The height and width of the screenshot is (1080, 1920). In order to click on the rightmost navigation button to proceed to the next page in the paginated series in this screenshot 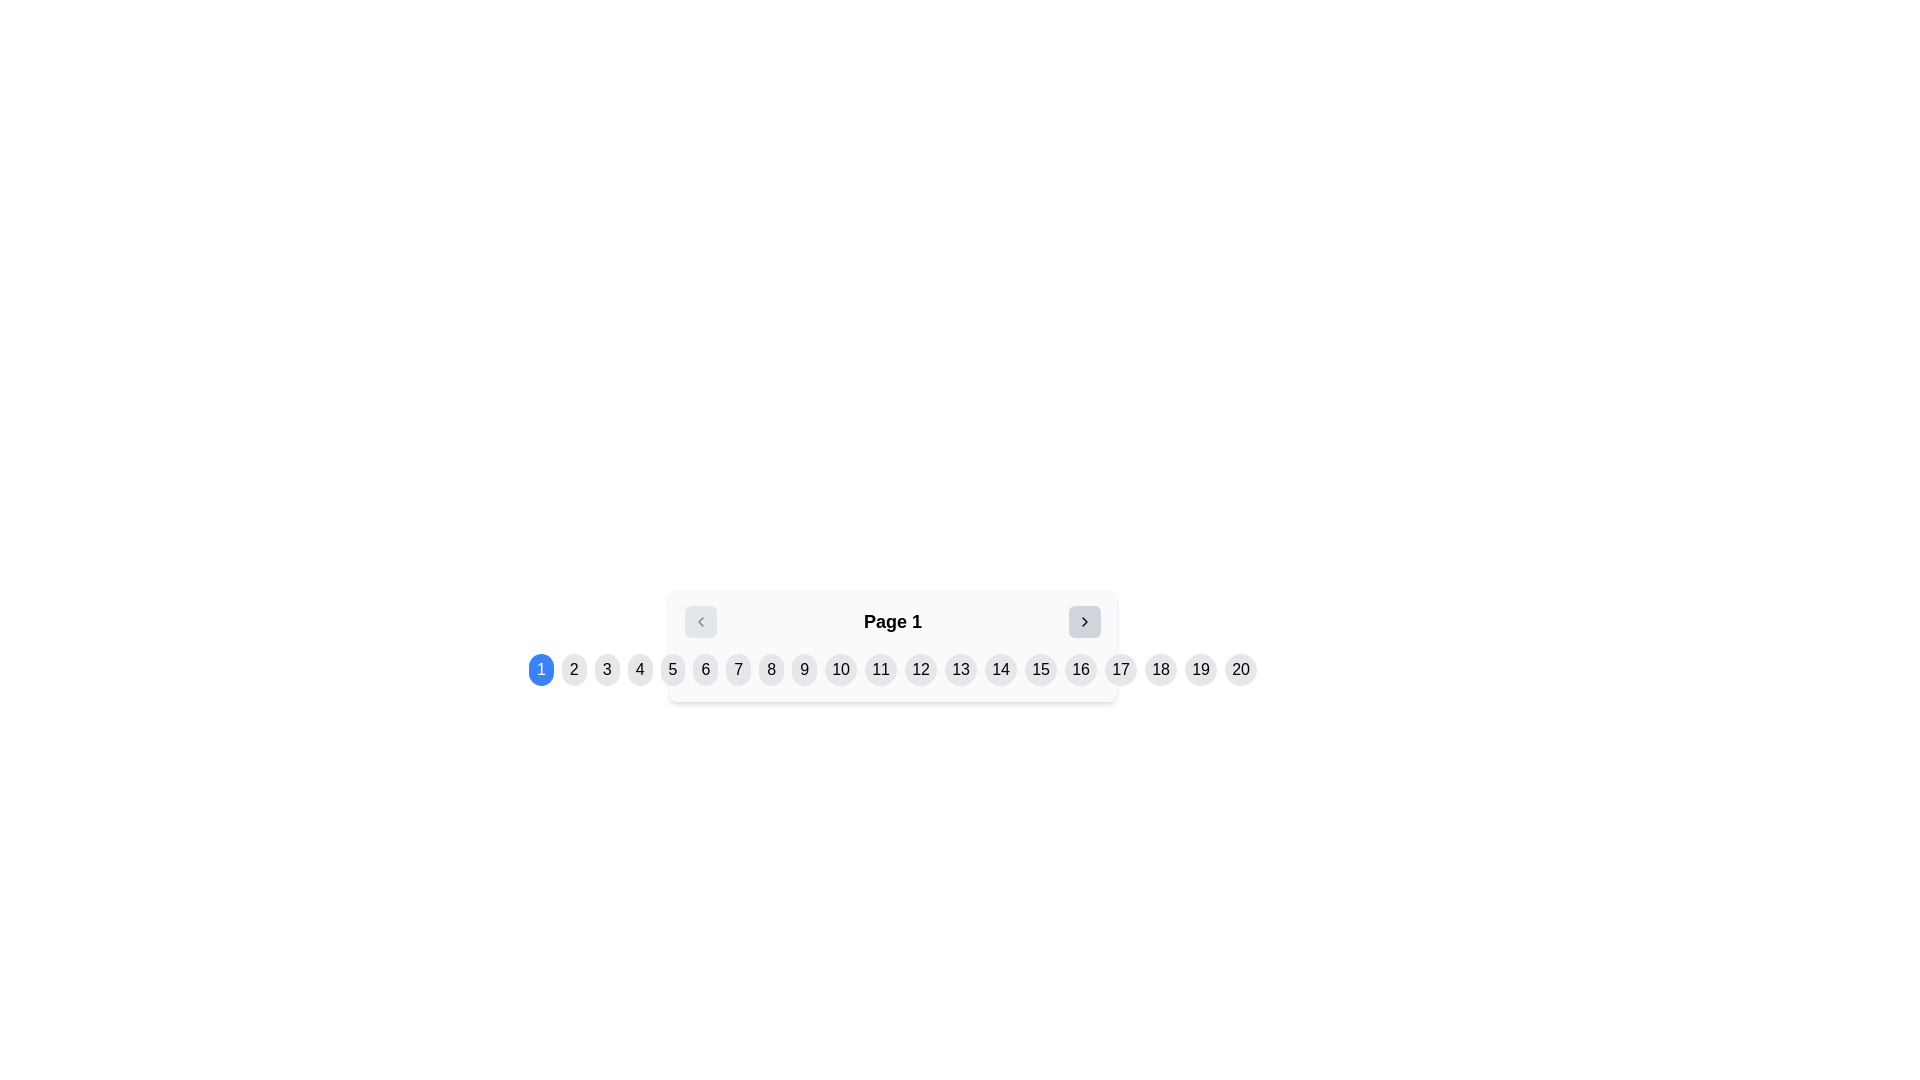, I will do `click(1083, 620)`.